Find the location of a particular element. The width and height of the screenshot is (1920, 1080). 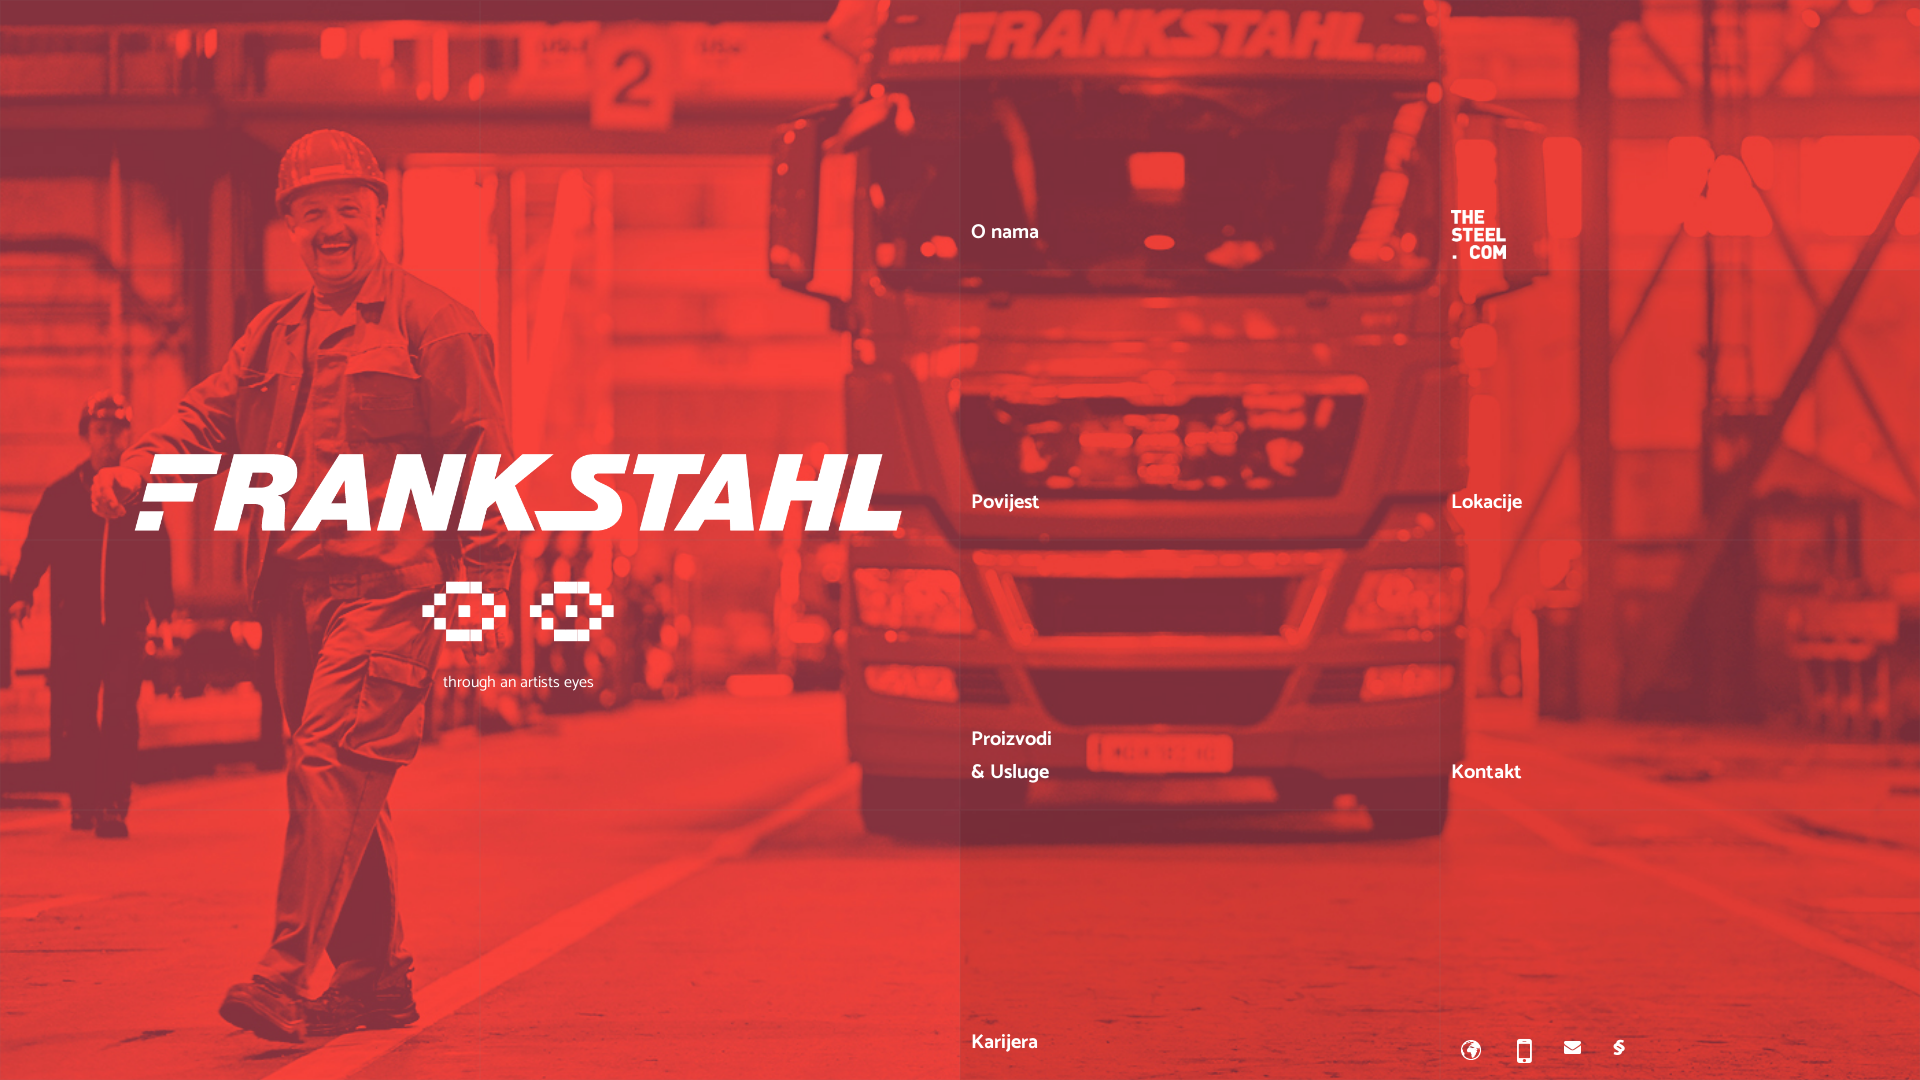

'through an artists eyes' is located at coordinates (518, 630).